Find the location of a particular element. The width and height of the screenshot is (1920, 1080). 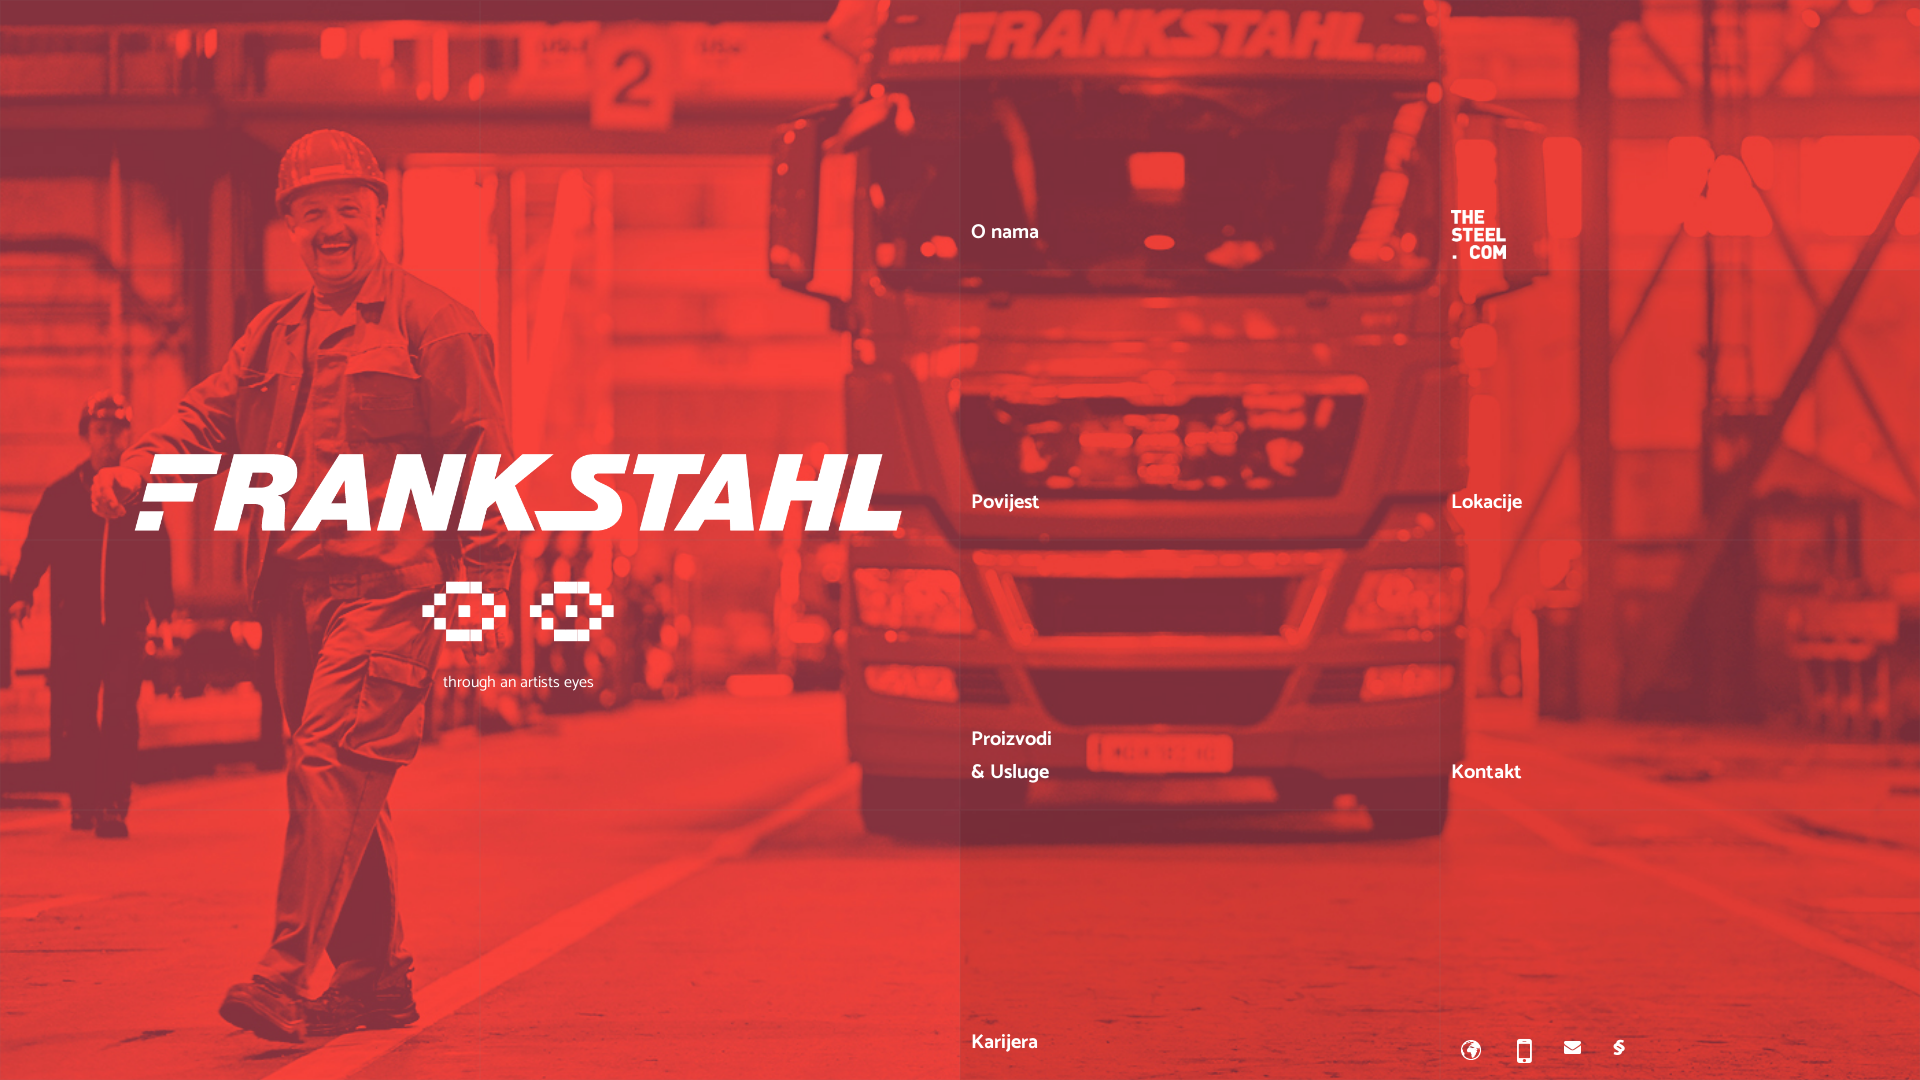

'through an artists eyes' is located at coordinates (518, 630).